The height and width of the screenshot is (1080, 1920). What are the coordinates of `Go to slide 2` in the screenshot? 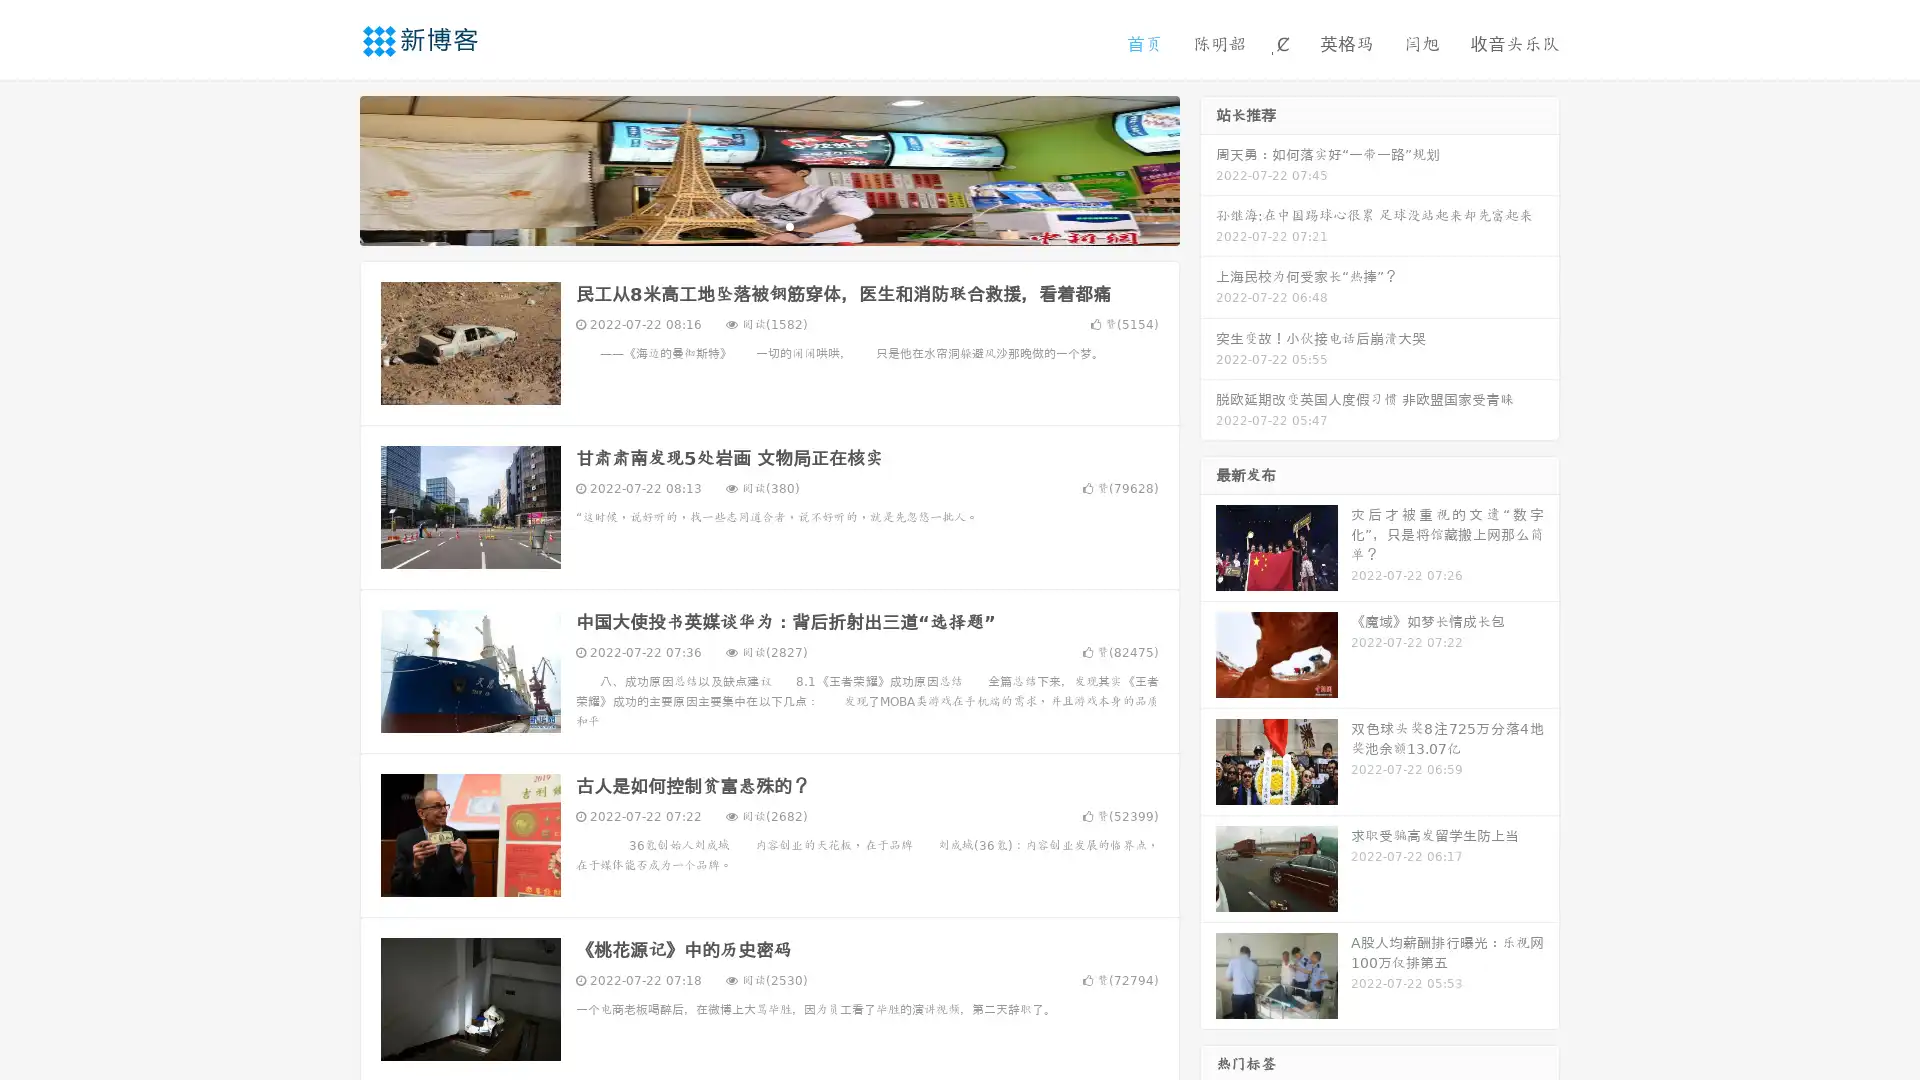 It's located at (768, 225).